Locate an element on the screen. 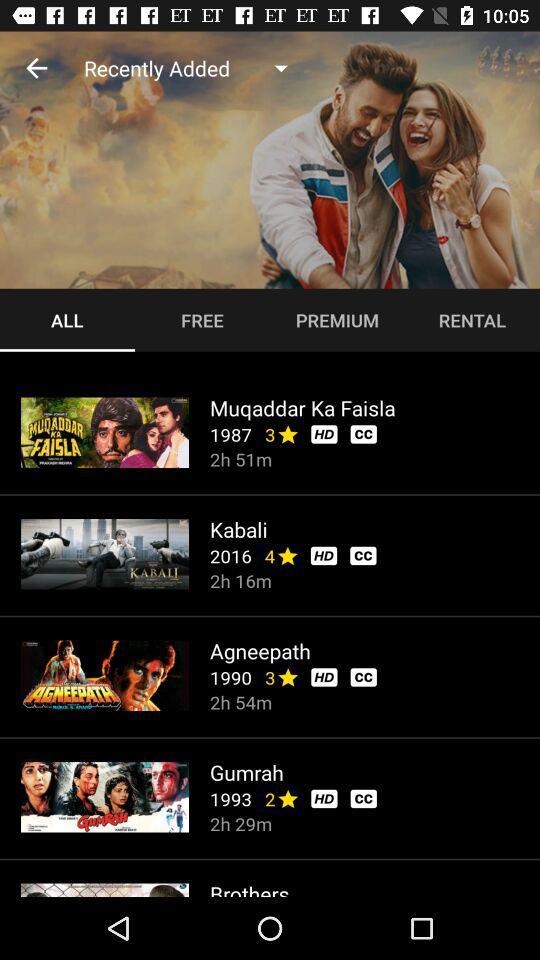 The image size is (540, 960). the image beside gumrah is located at coordinates (104, 797).